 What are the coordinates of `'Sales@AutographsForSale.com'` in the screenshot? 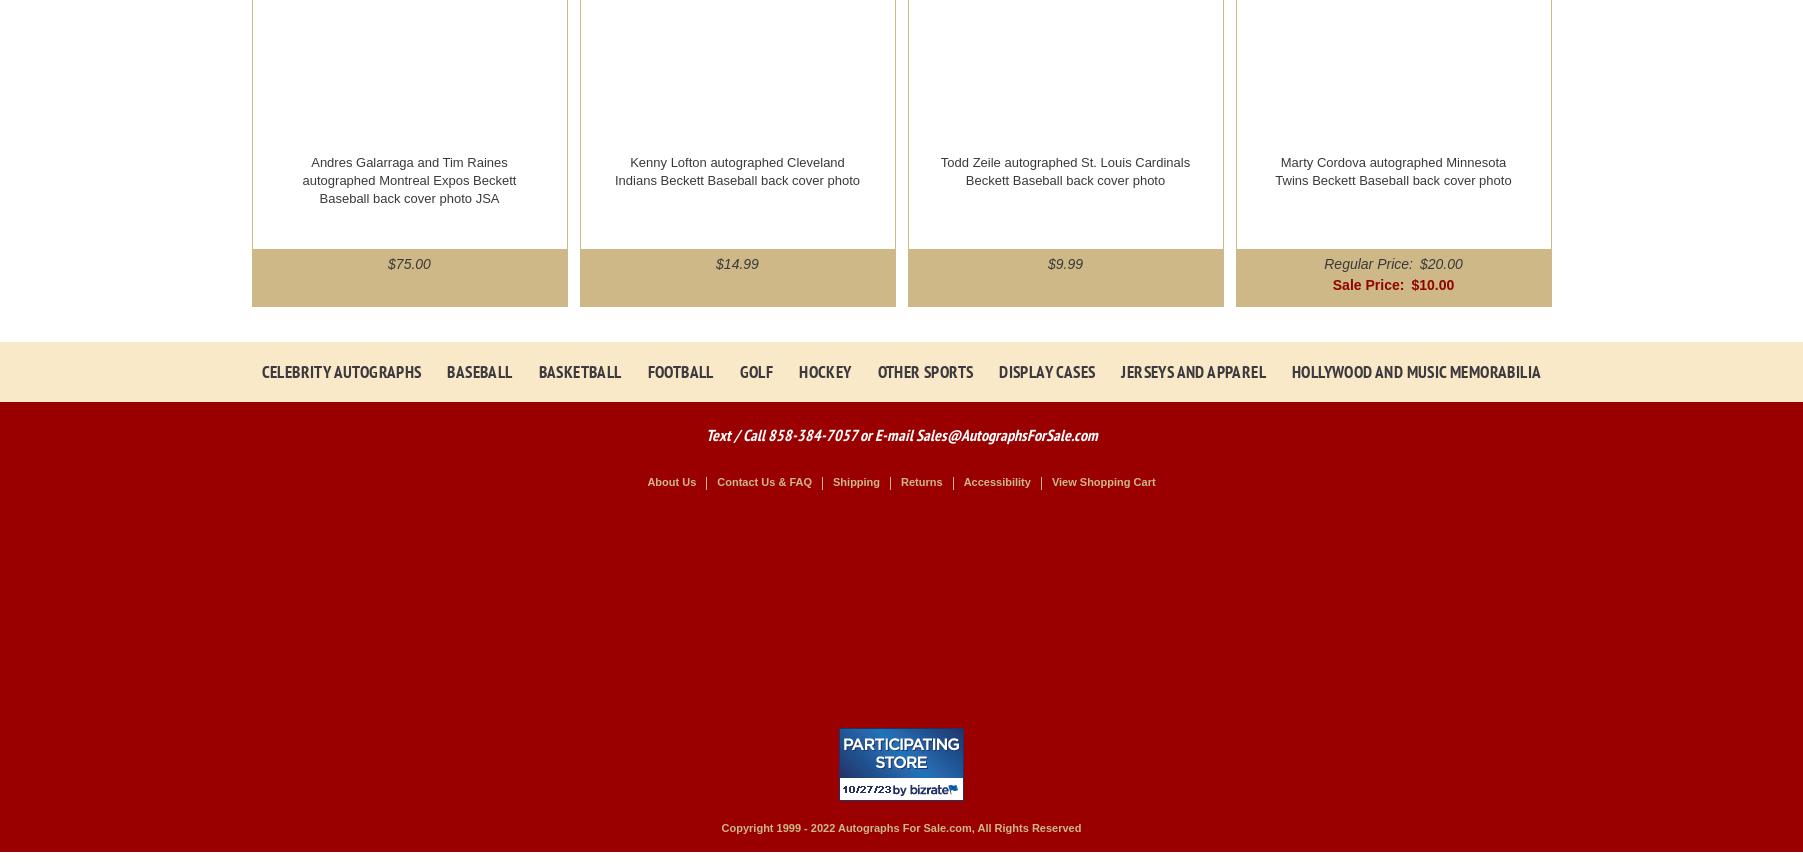 It's located at (1005, 435).